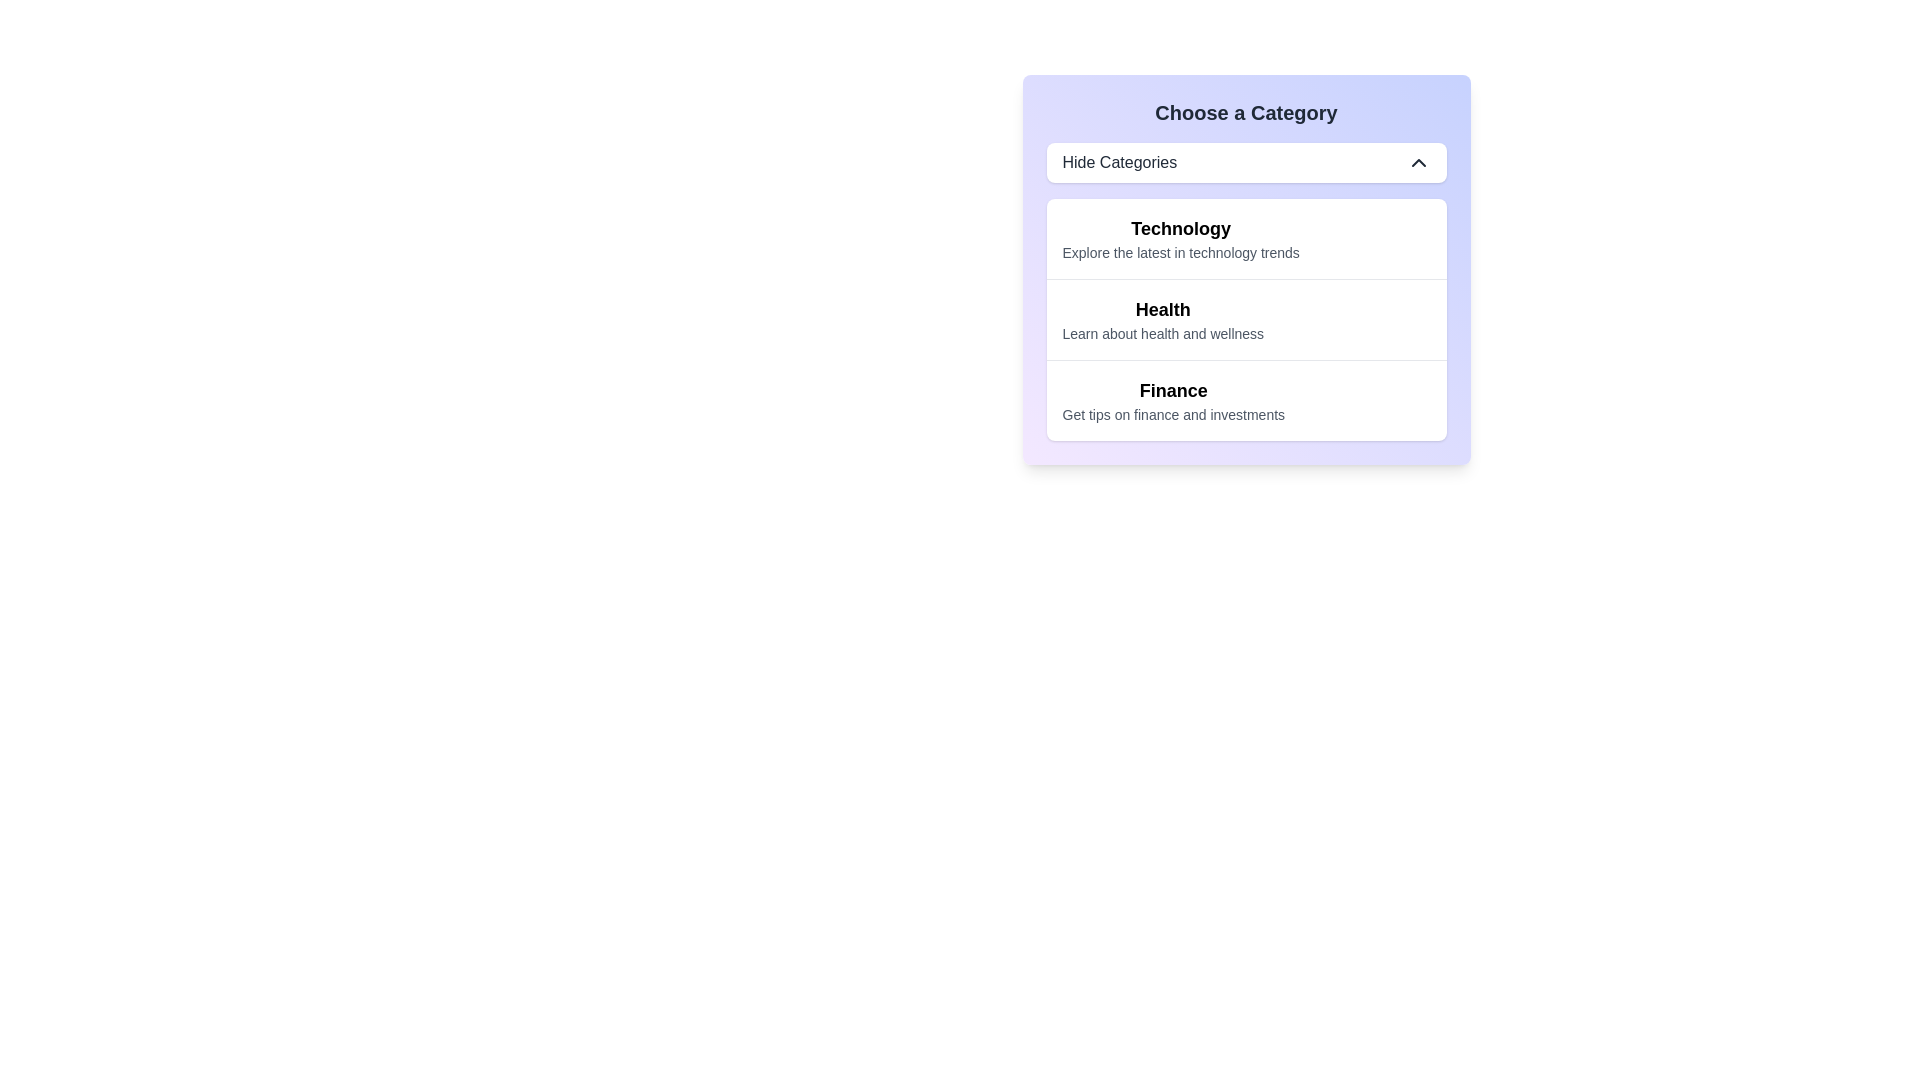  What do you see at coordinates (1181, 238) in the screenshot?
I see `the top entry in the category list labeled 'Technology'` at bounding box center [1181, 238].